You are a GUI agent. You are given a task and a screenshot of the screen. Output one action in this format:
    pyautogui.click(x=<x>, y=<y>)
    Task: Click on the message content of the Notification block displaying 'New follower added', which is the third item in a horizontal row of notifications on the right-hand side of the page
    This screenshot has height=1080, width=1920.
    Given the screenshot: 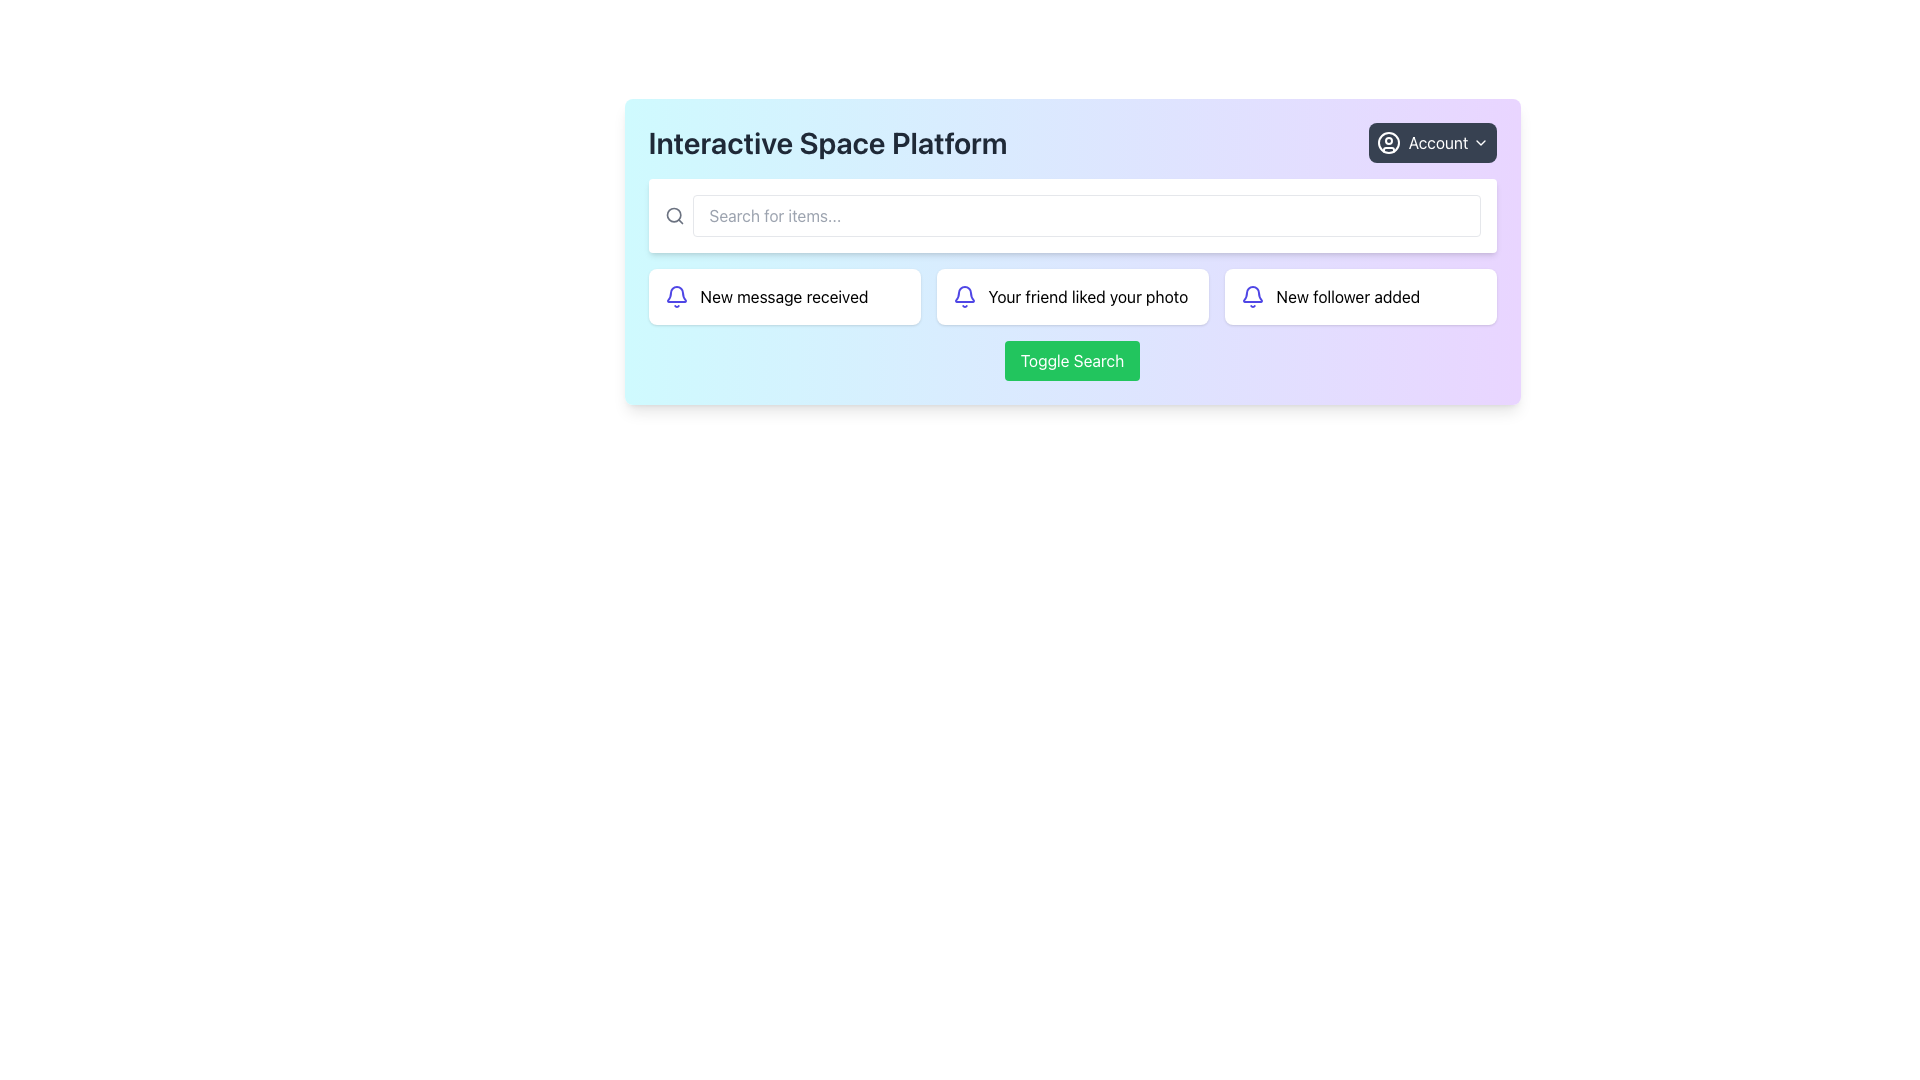 What is the action you would take?
    pyautogui.click(x=1360, y=297)
    